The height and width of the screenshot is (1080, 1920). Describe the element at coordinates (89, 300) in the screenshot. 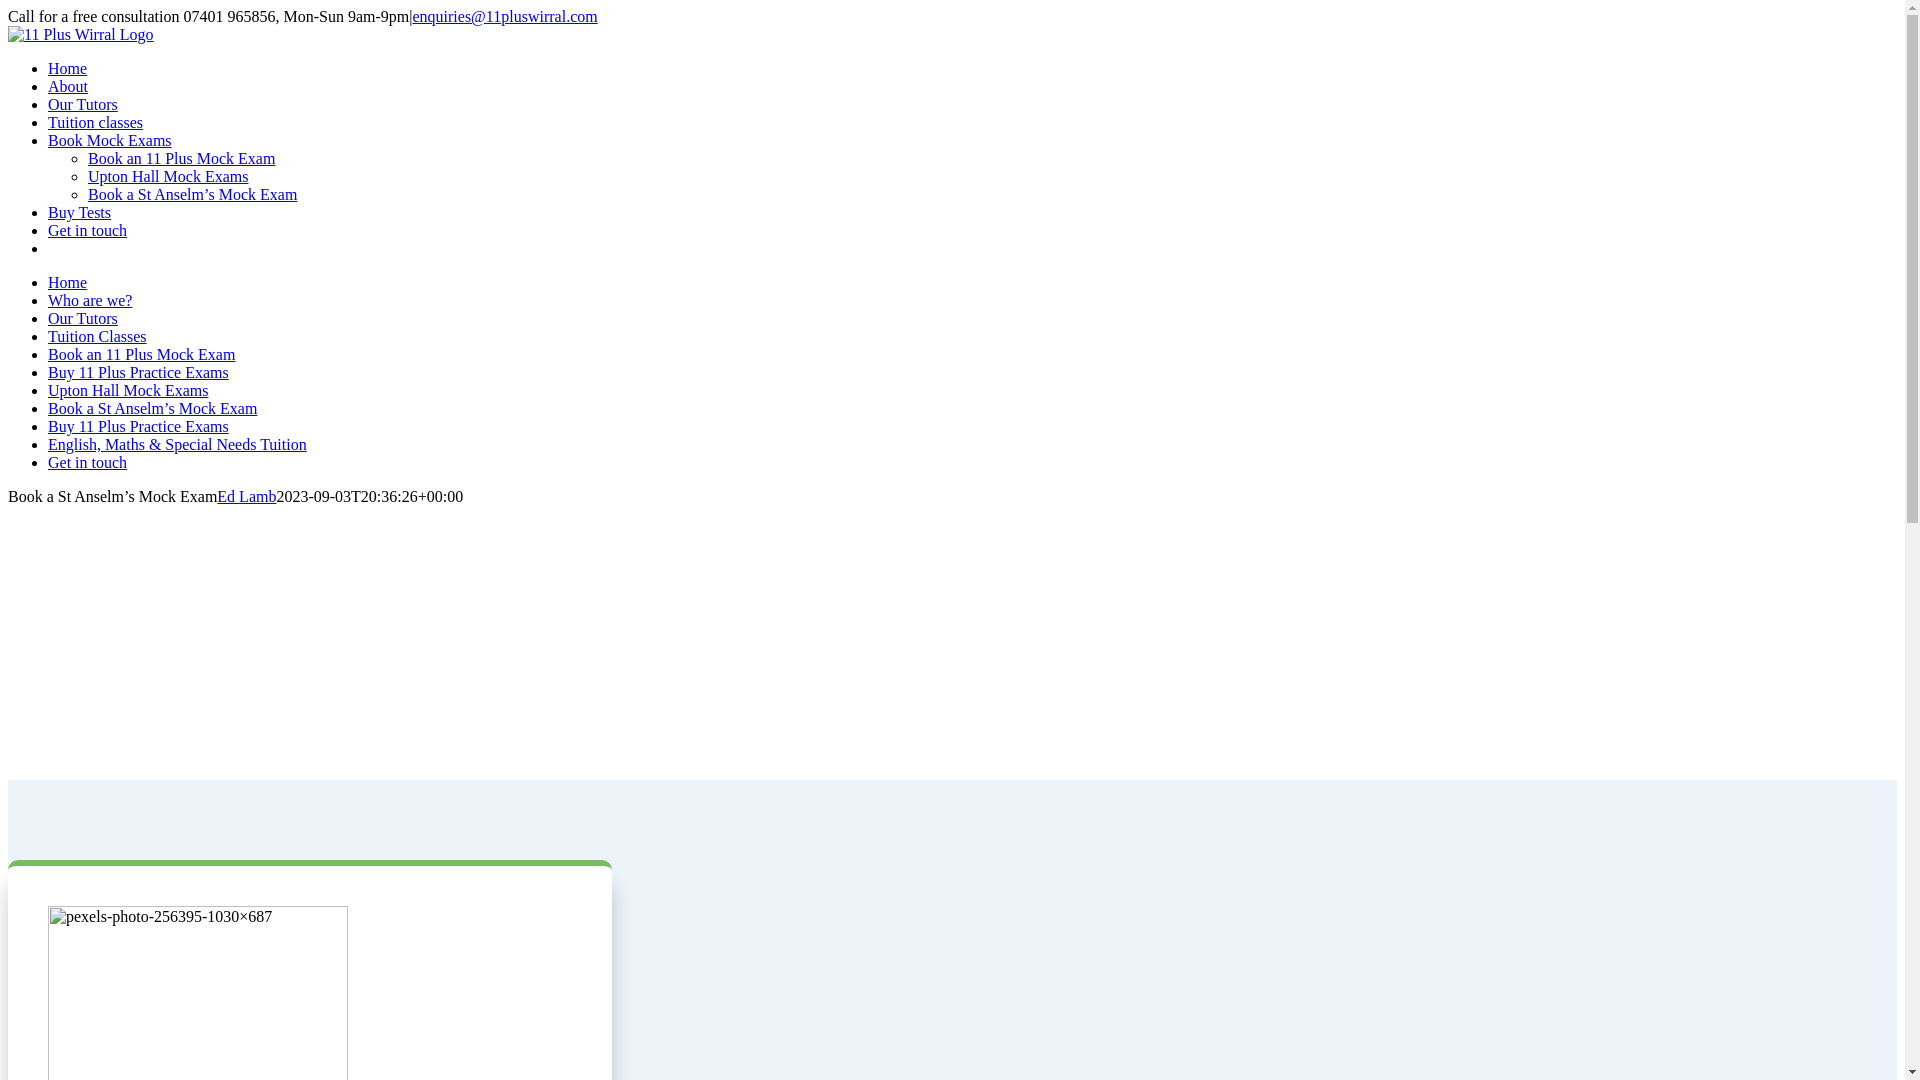

I see `'Who are we?'` at that location.